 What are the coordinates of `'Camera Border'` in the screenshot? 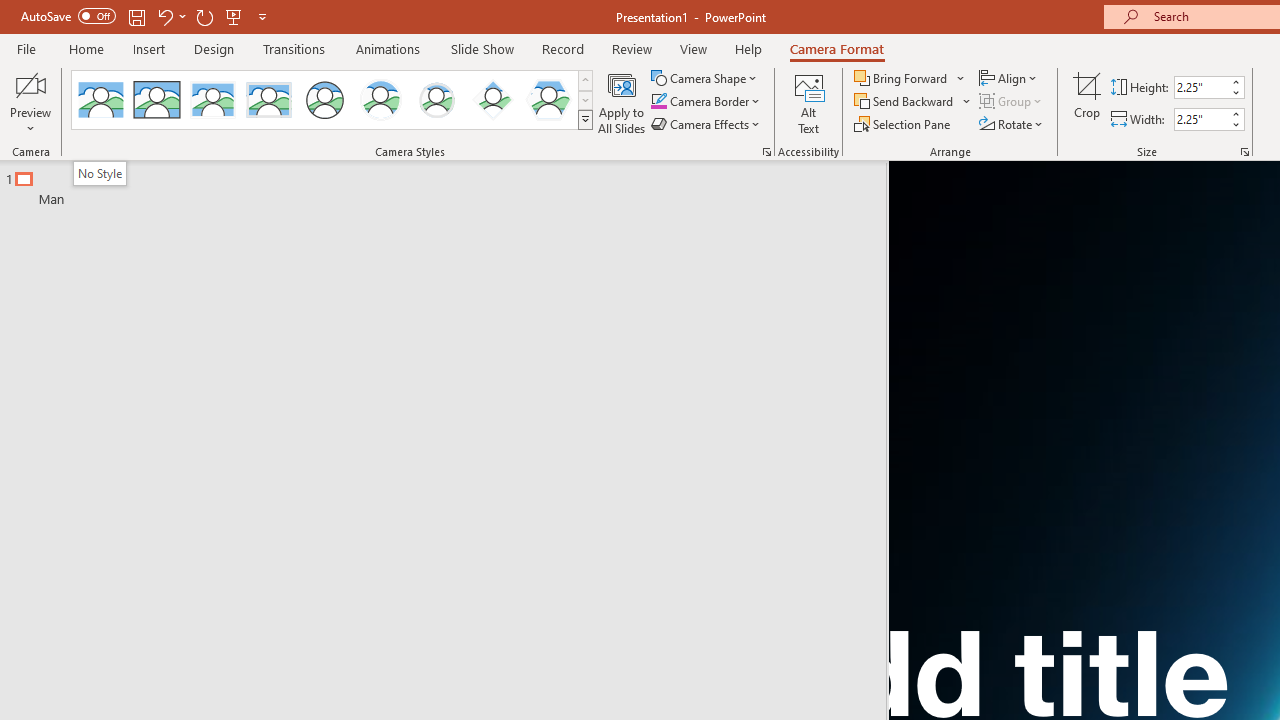 It's located at (706, 101).